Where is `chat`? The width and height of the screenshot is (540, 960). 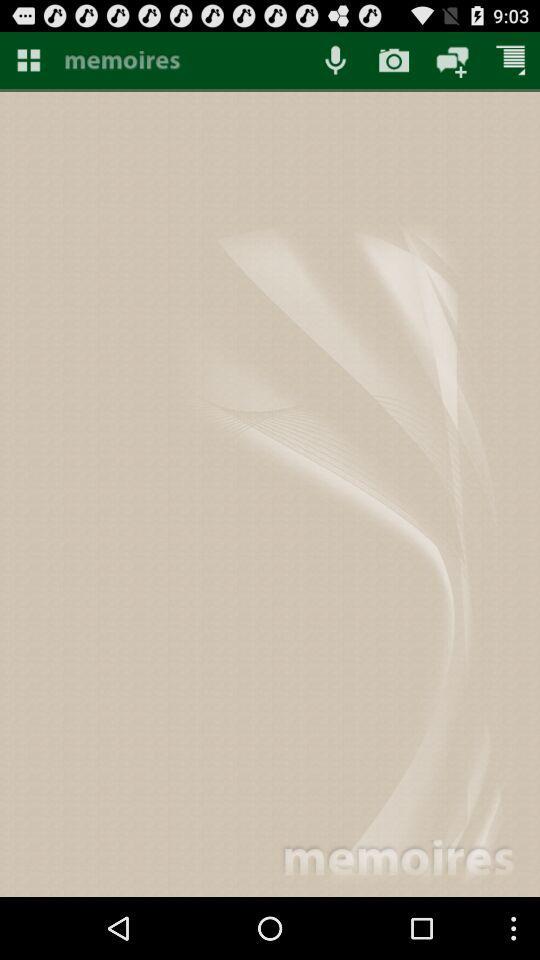
chat is located at coordinates (452, 59).